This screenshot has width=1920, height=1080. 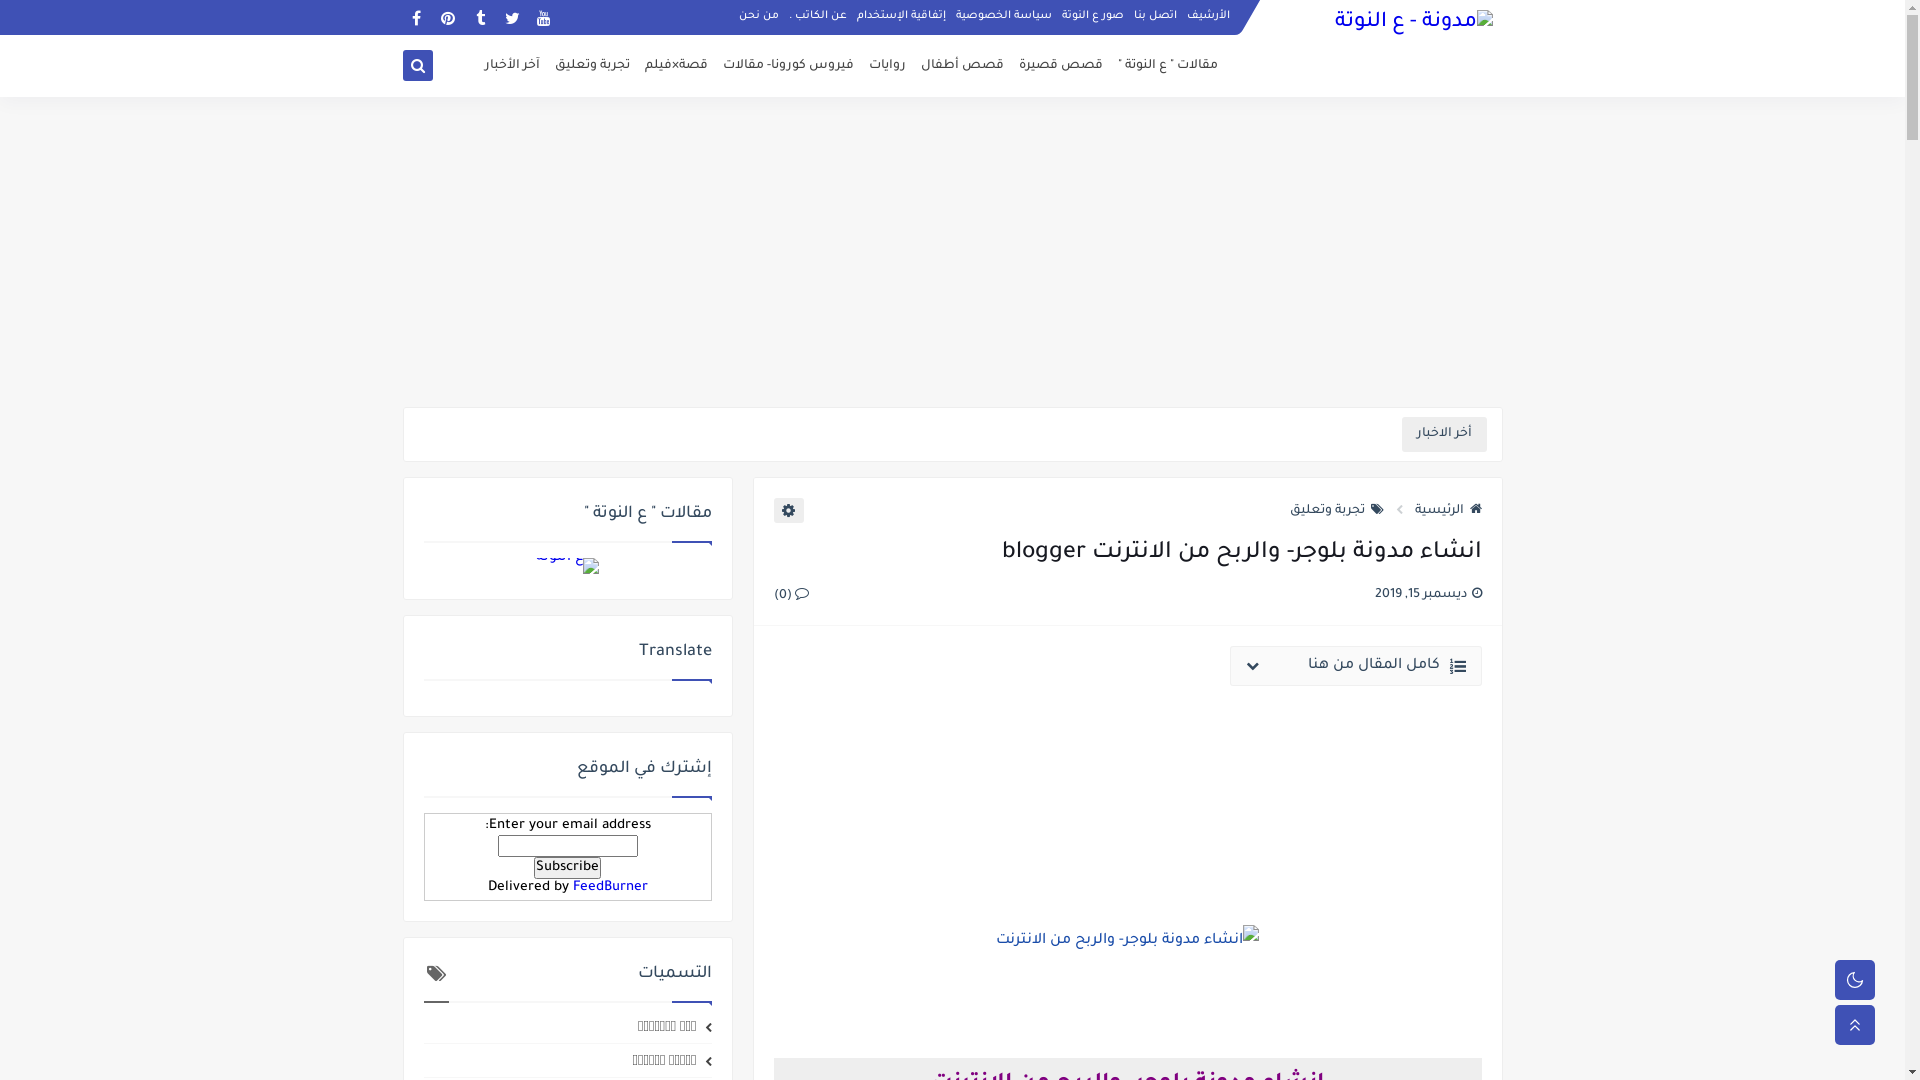 What do you see at coordinates (446, 17) in the screenshot?
I see `'pinterest'` at bounding box center [446, 17].